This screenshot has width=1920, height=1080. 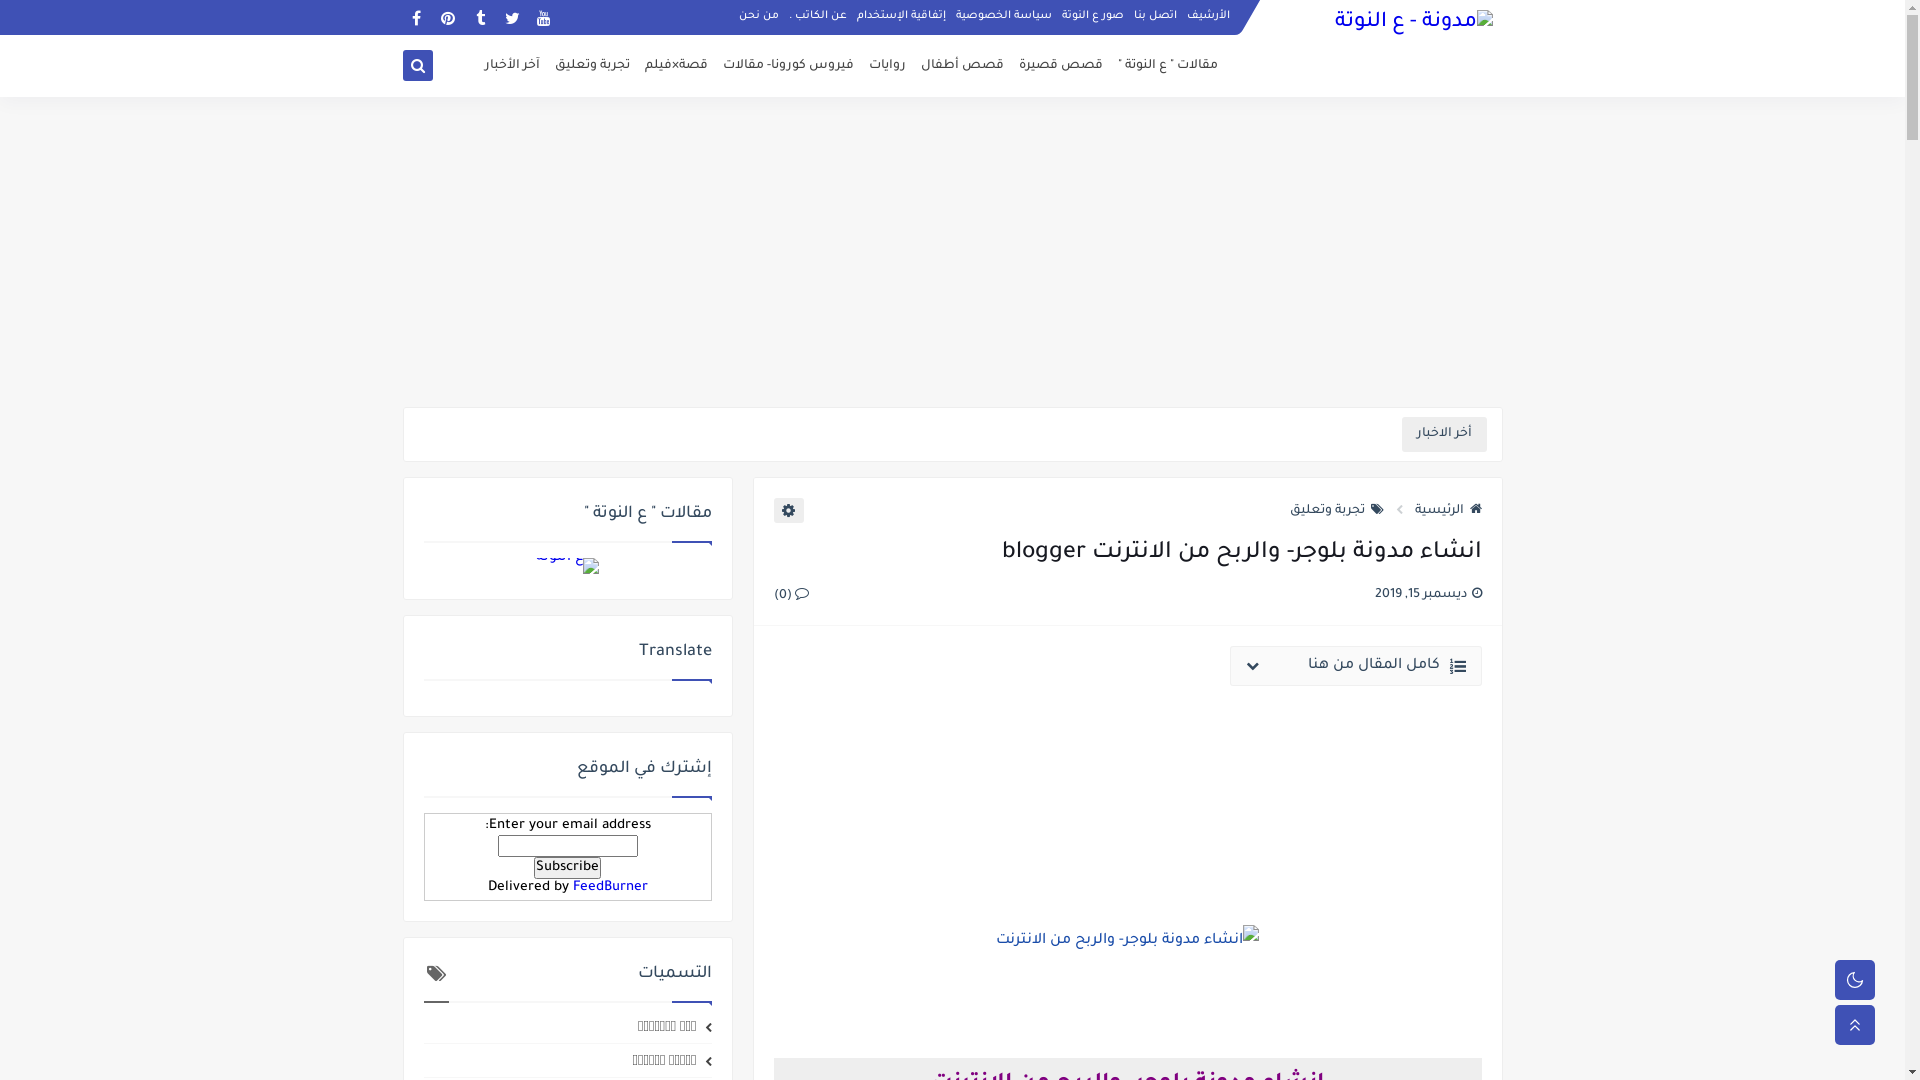 What do you see at coordinates (446, 17) in the screenshot?
I see `'pinterest'` at bounding box center [446, 17].